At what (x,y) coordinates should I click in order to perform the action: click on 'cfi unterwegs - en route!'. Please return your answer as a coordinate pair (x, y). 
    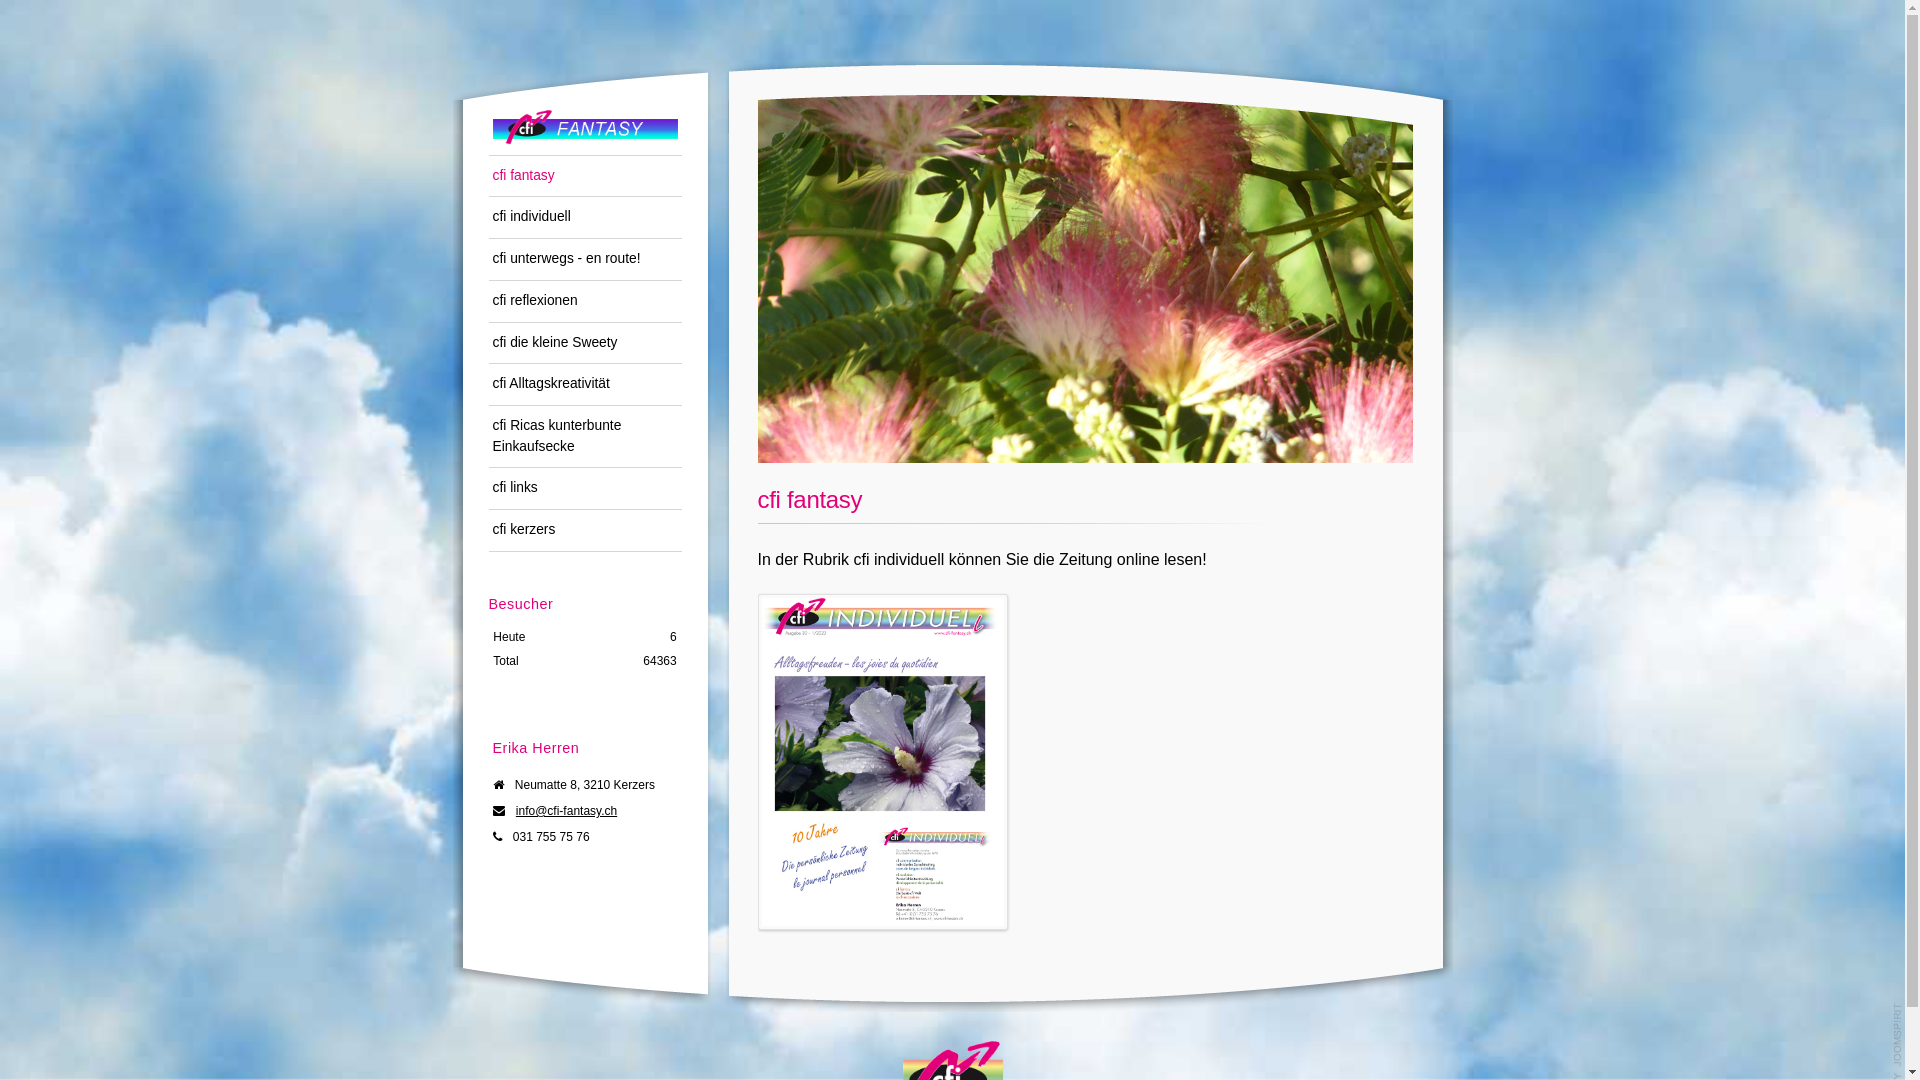
    Looking at the image, I should click on (583, 257).